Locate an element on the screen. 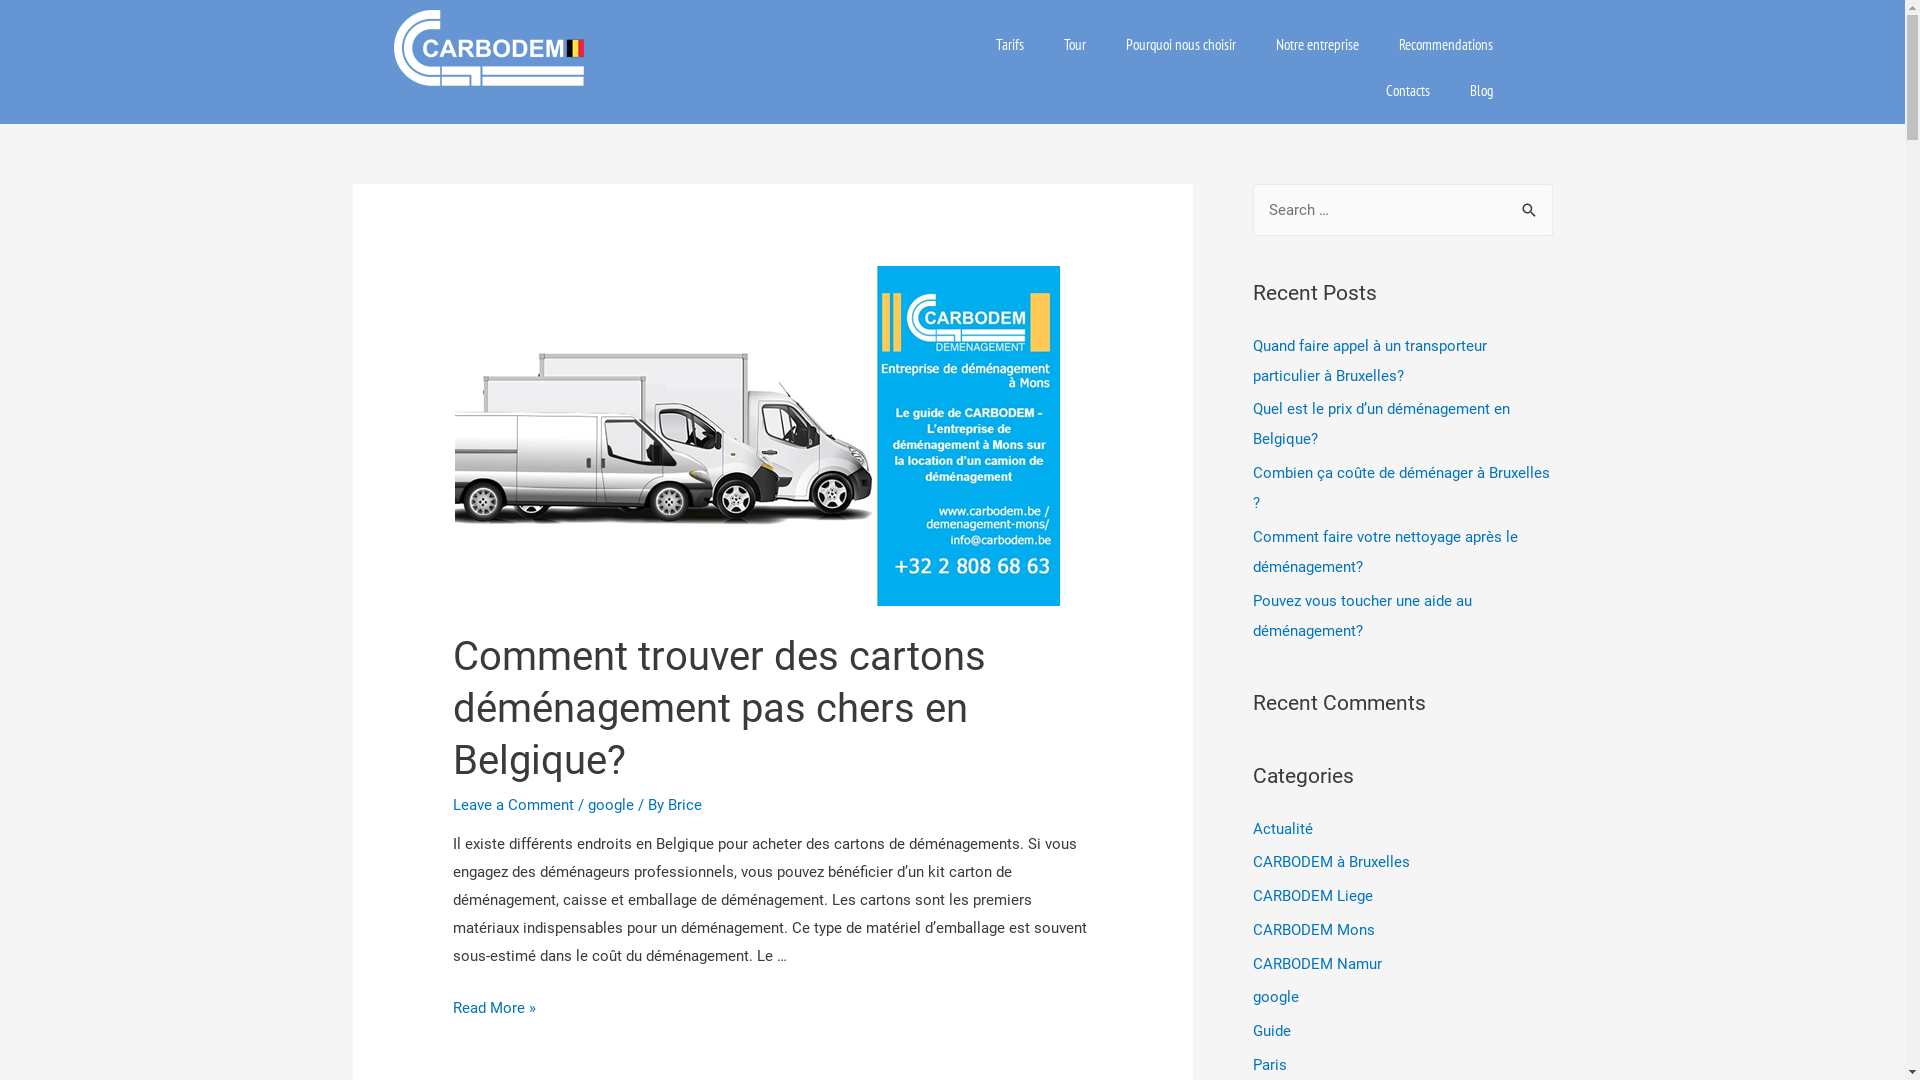 The image size is (1920, 1080). 'Pourquoi nous choisir' is located at coordinates (1180, 45).